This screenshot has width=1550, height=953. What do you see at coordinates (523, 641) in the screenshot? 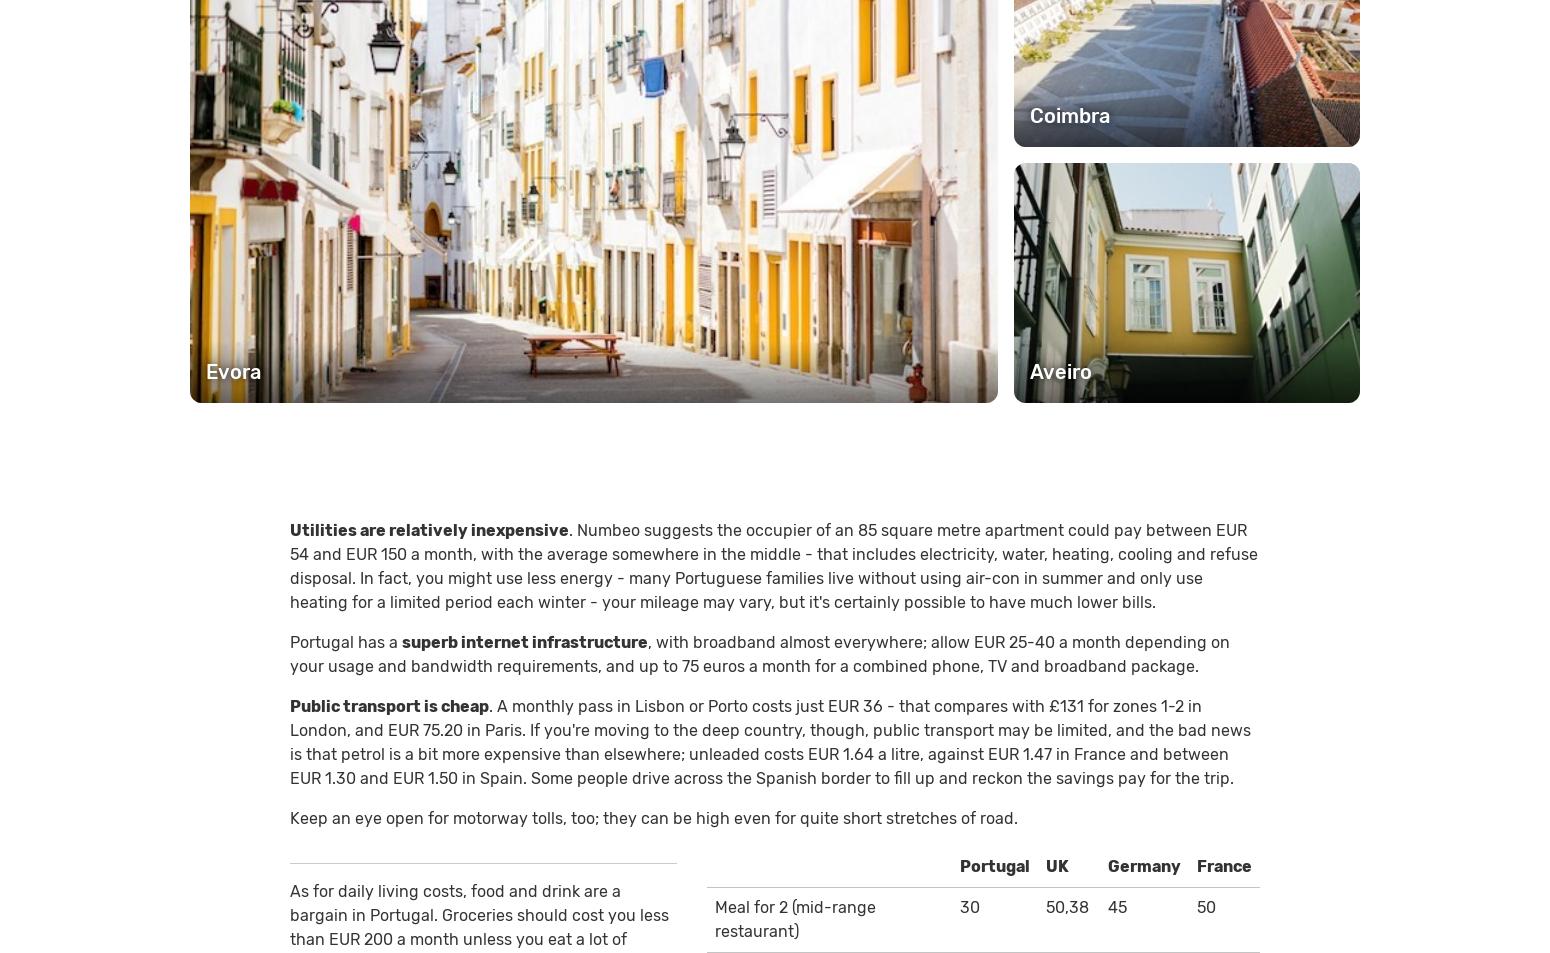
I see `'superb internet infrastructure'` at bounding box center [523, 641].